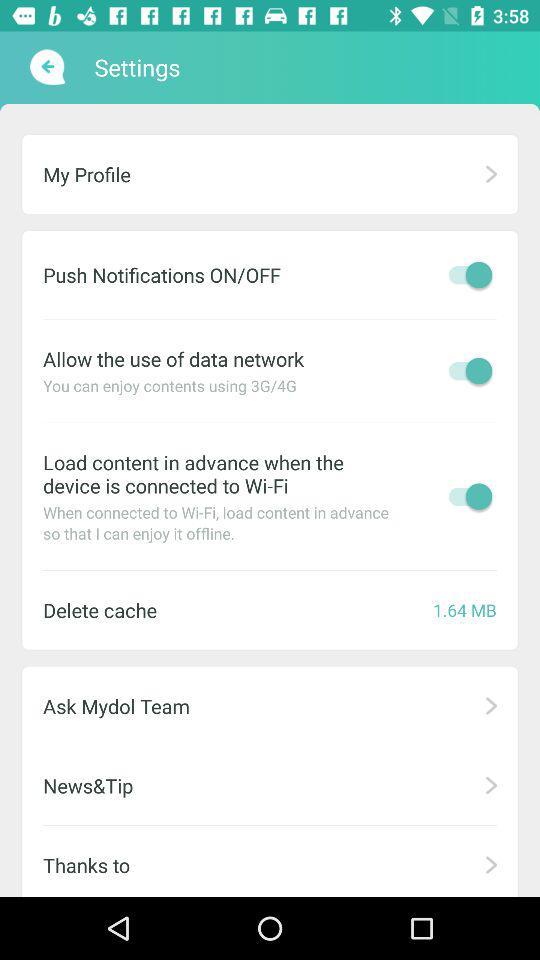  I want to click on turn off/on setting, so click(465, 495).